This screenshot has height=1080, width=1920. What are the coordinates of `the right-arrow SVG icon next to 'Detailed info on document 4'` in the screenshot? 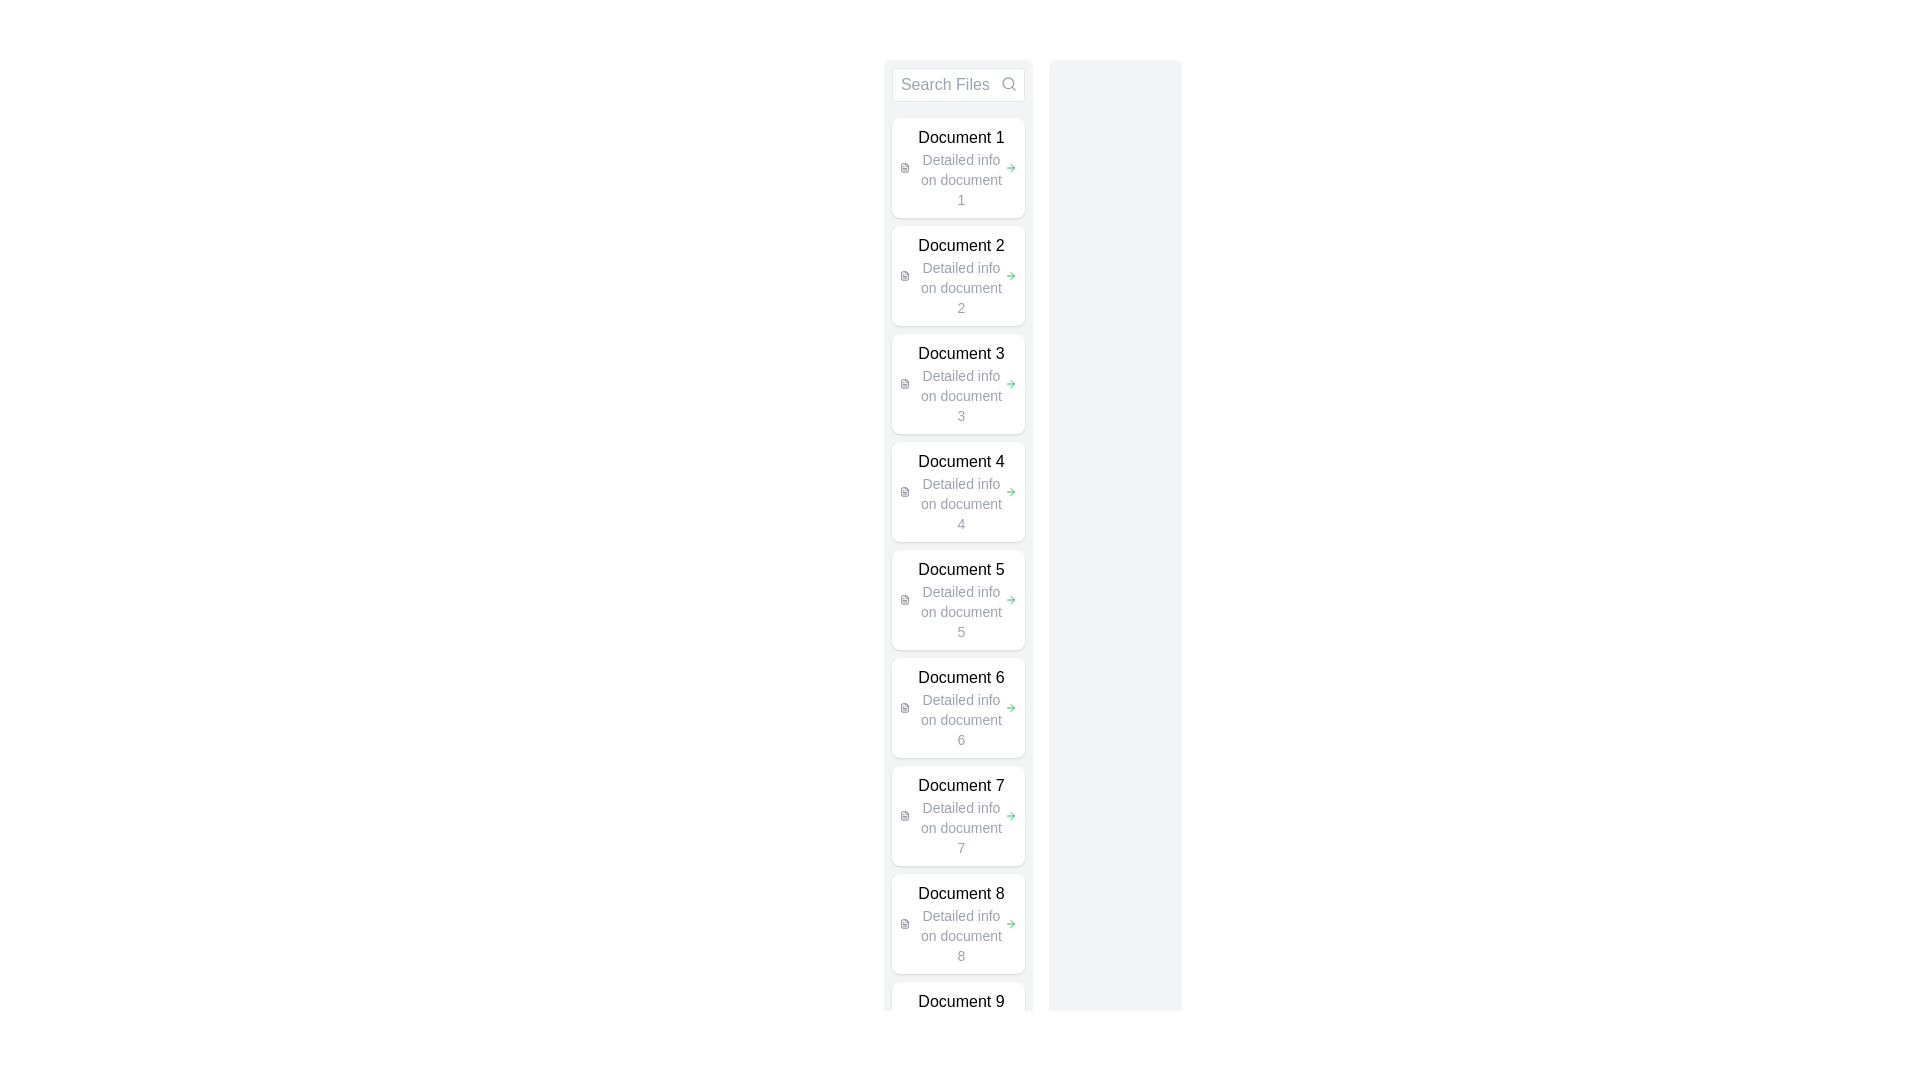 It's located at (1011, 492).